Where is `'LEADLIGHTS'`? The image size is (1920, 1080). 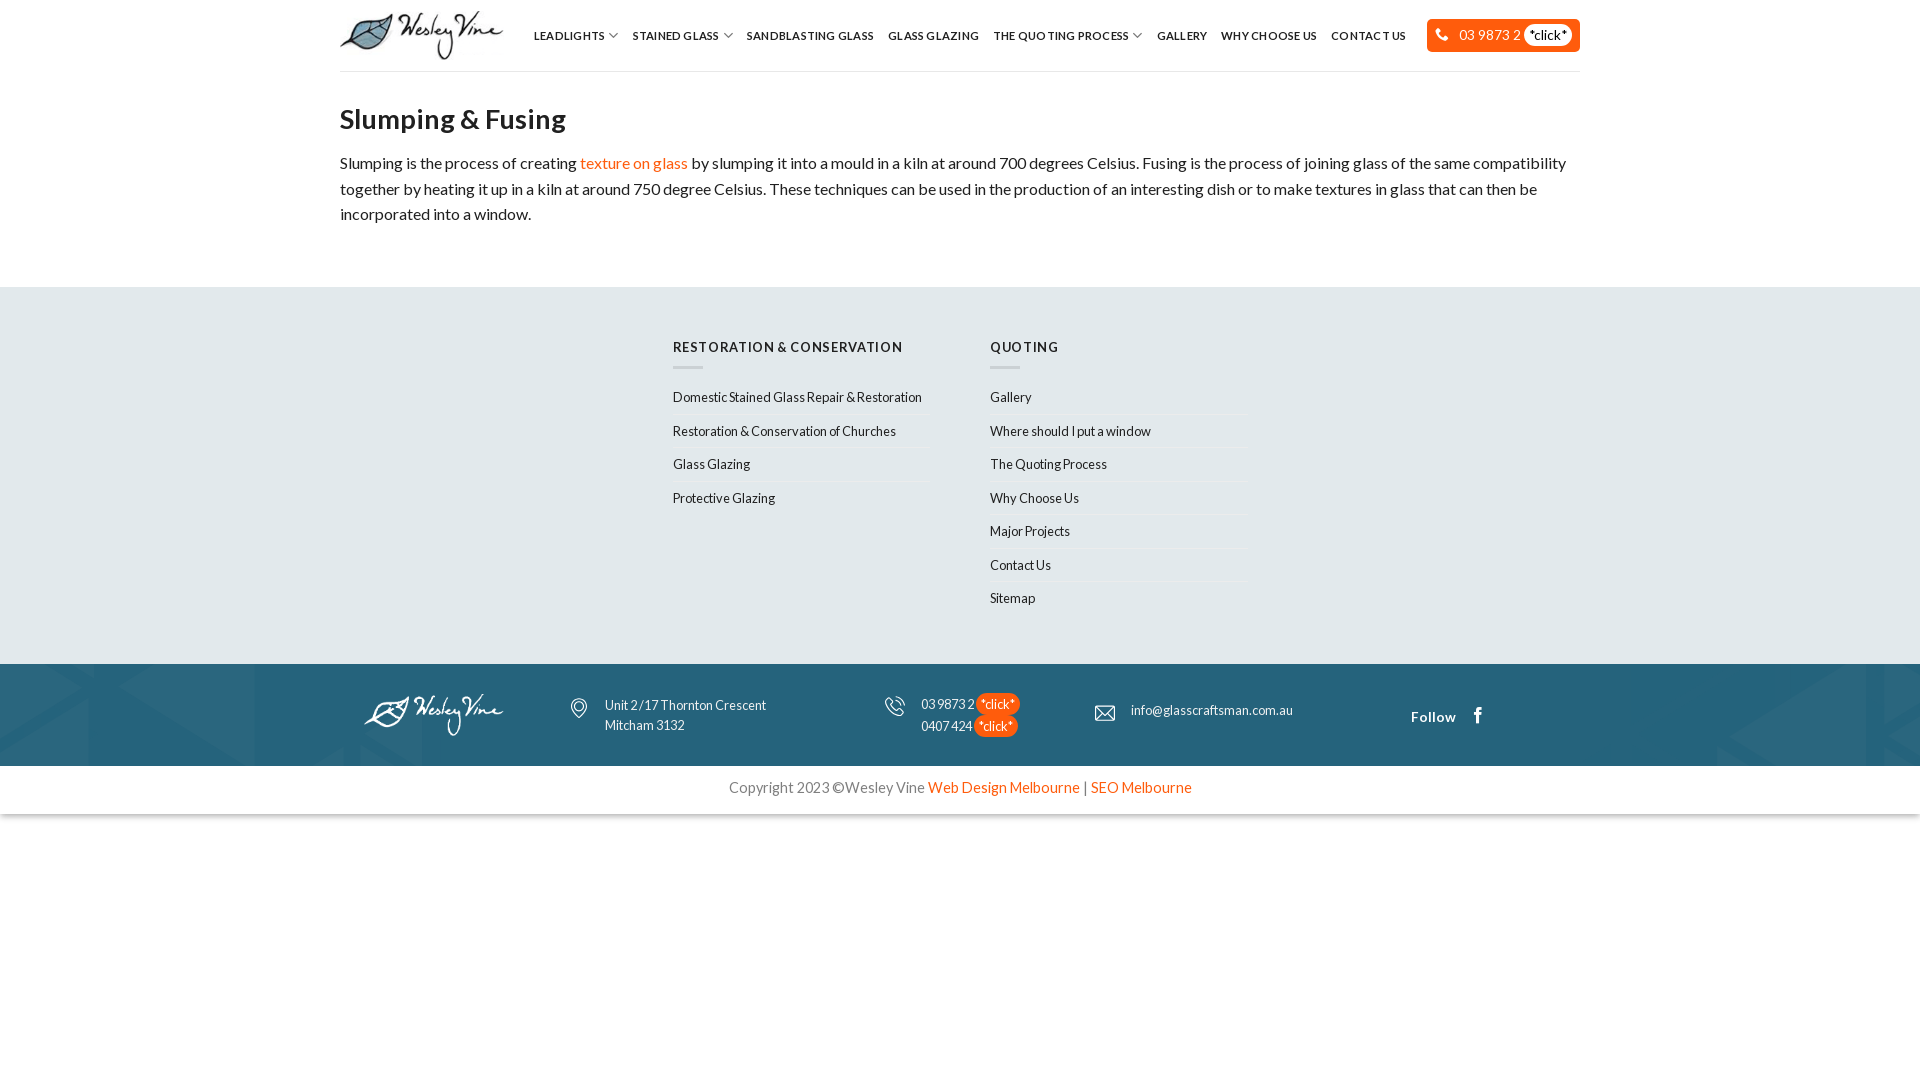 'LEADLIGHTS' is located at coordinates (575, 35).